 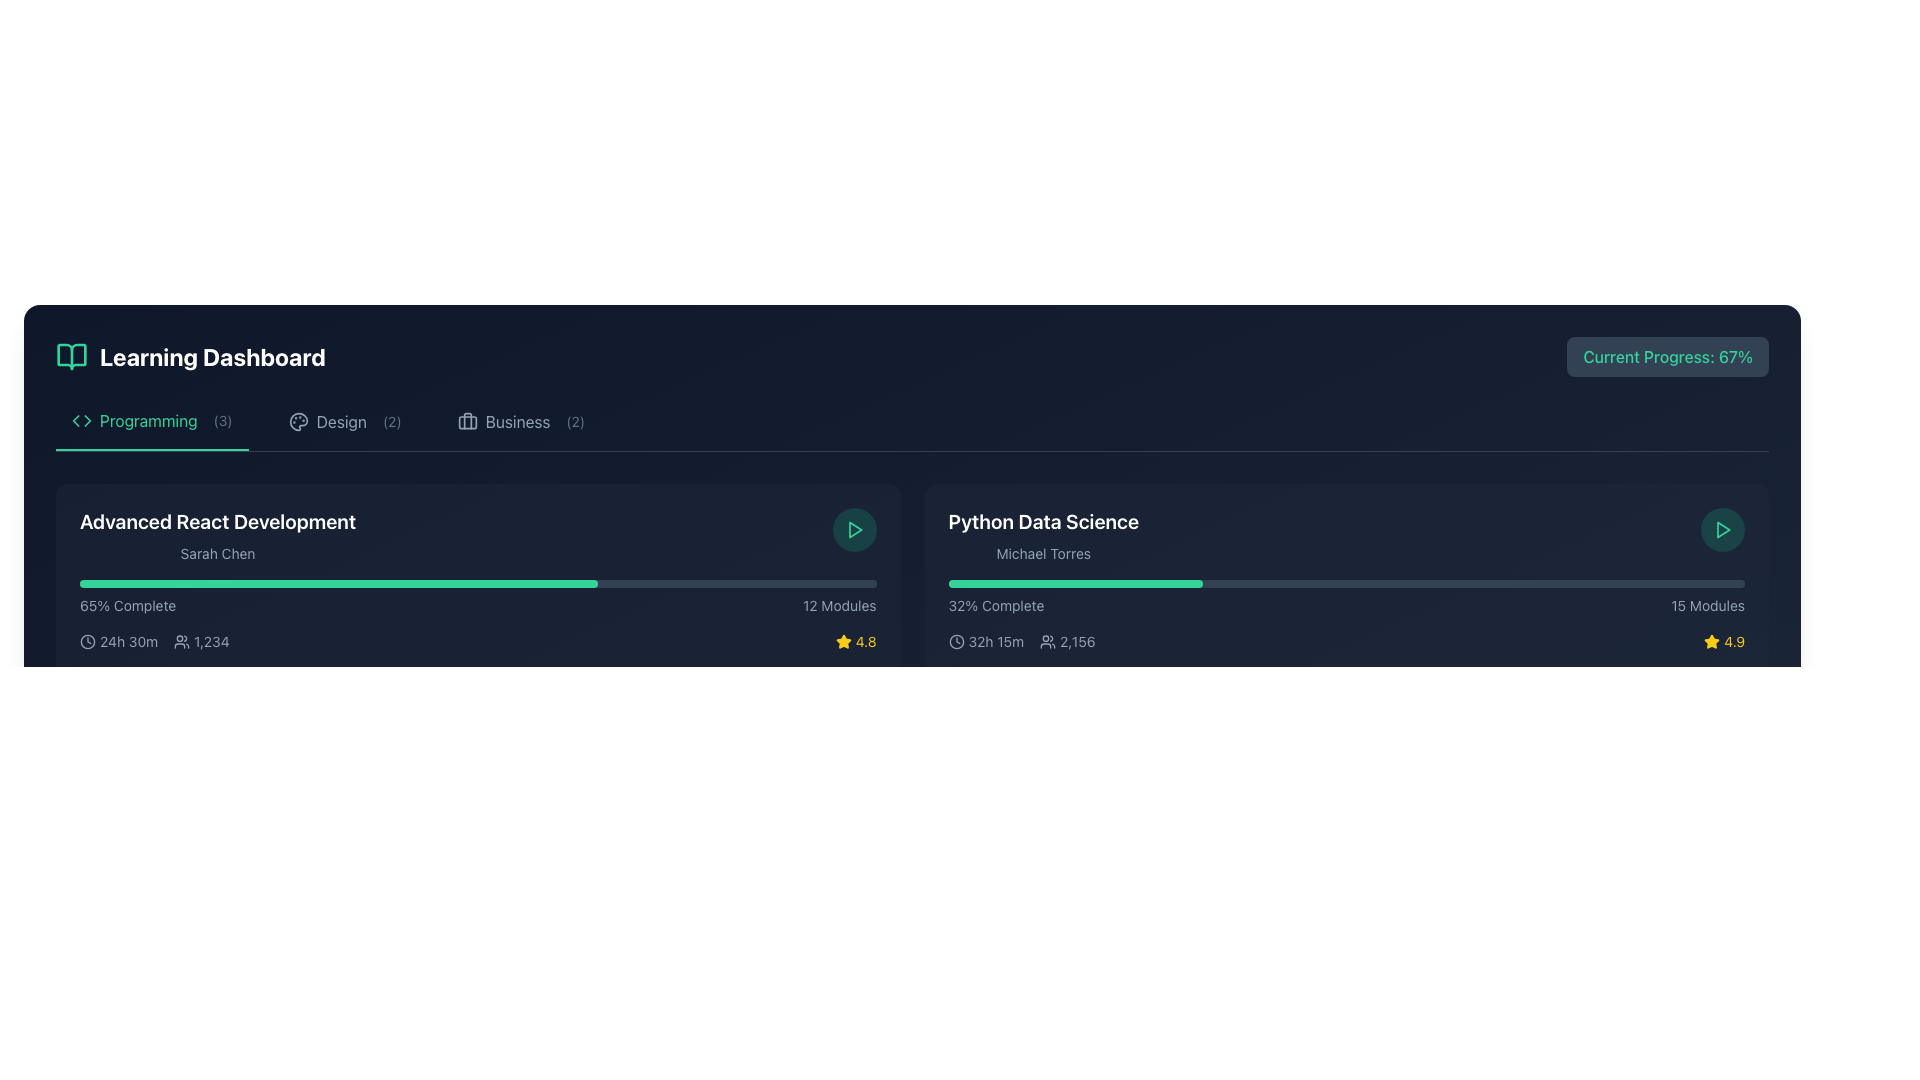 What do you see at coordinates (466, 421) in the screenshot?
I see `the Decorative SVG element that visually represents storage or carrying functionality in the red briefcase icon of the 'Business' category in the horizontal menu` at bounding box center [466, 421].